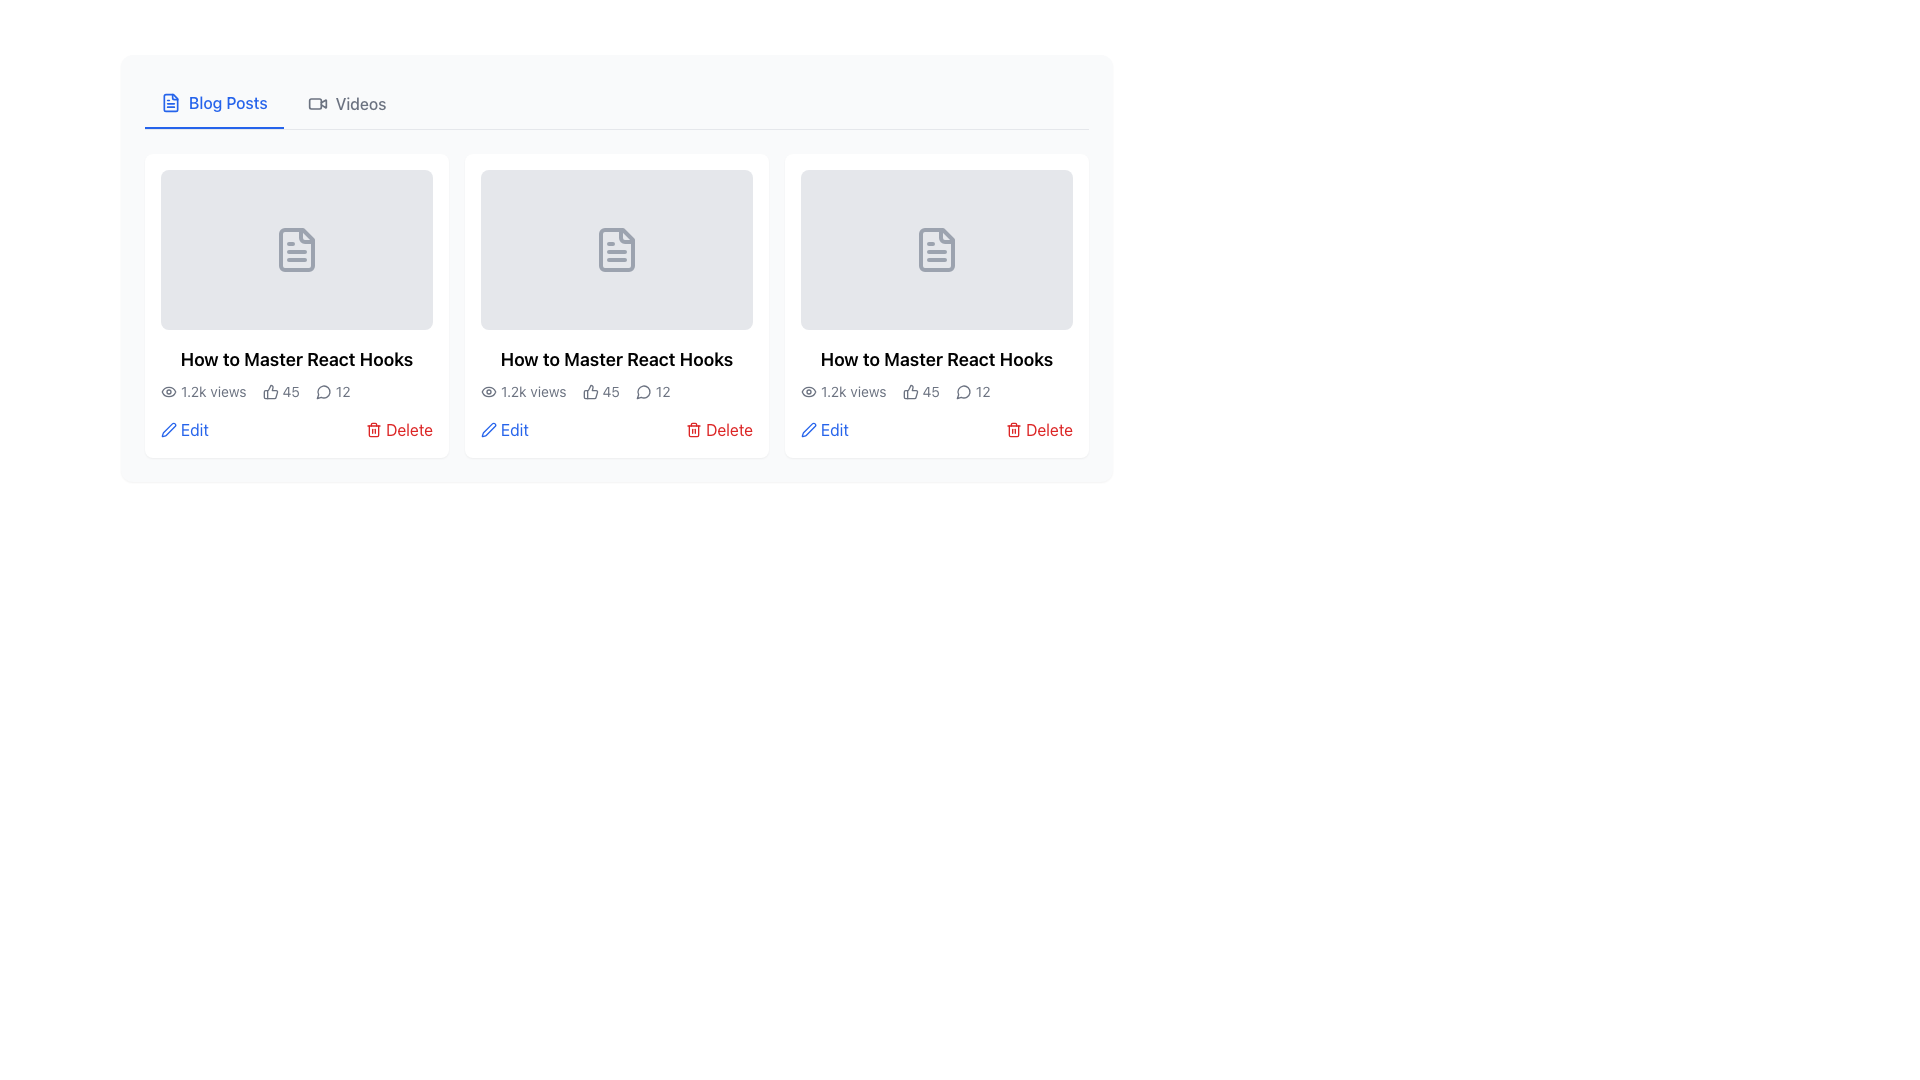 The width and height of the screenshot is (1920, 1080). Describe the element at coordinates (825, 428) in the screenshot. I see `the editing button located to the left of the 'Delete' option in the list beneath the post preview for keyboard navigation` at that location.